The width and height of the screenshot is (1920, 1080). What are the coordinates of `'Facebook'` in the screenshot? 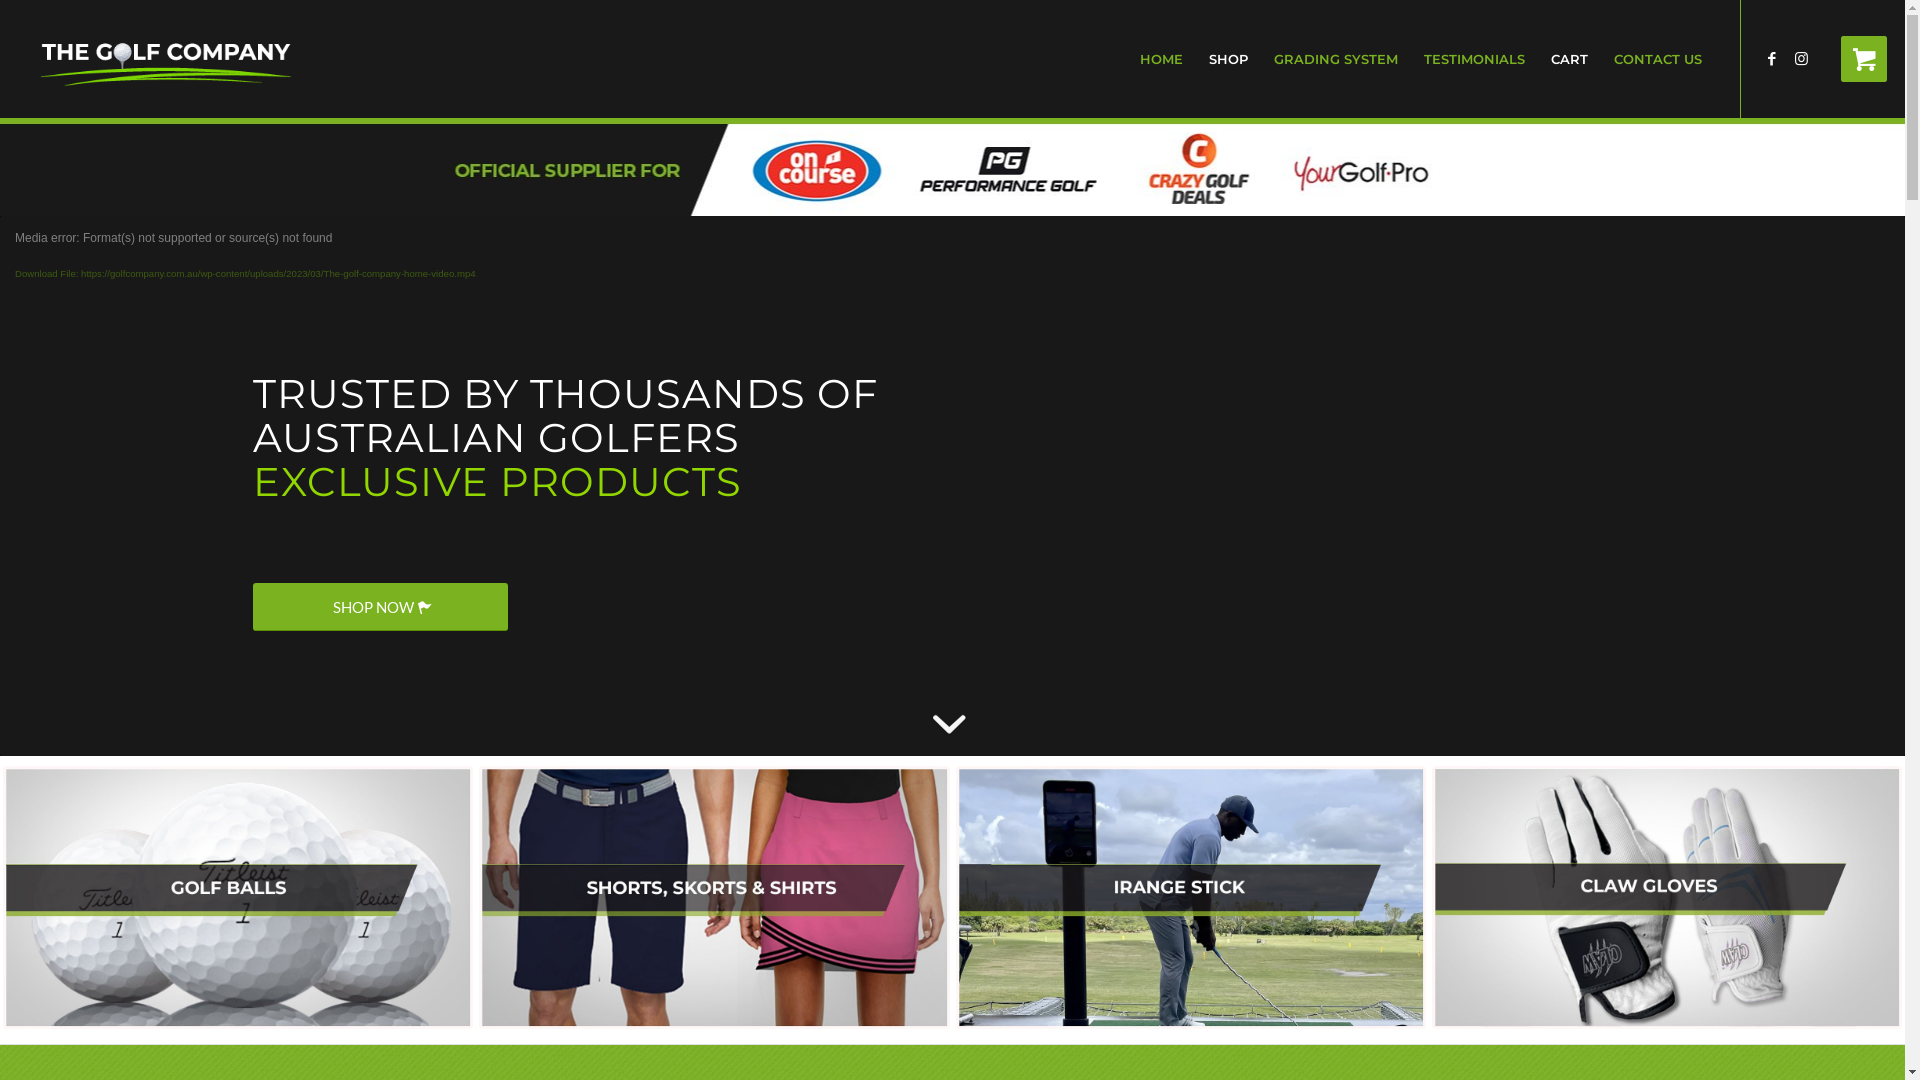 It's located at (1771, 56).